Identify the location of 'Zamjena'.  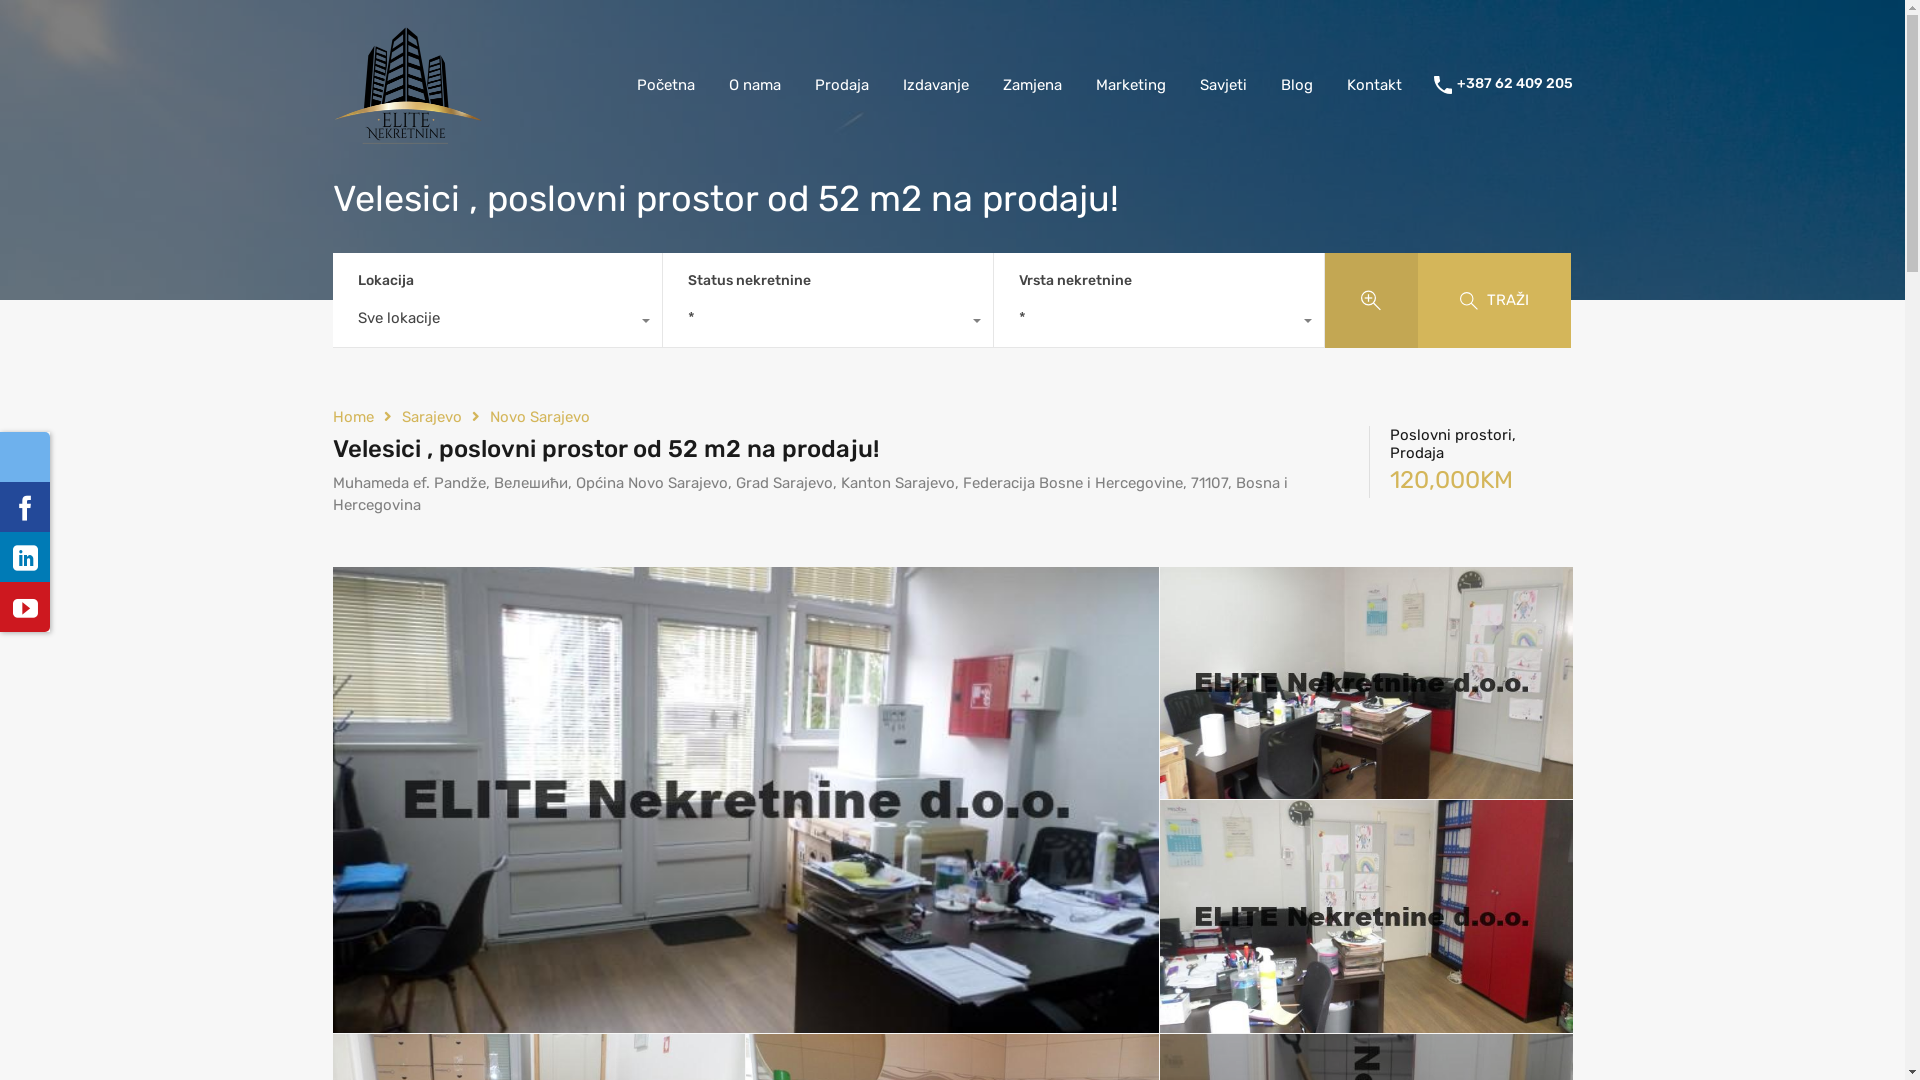
(985, 83).